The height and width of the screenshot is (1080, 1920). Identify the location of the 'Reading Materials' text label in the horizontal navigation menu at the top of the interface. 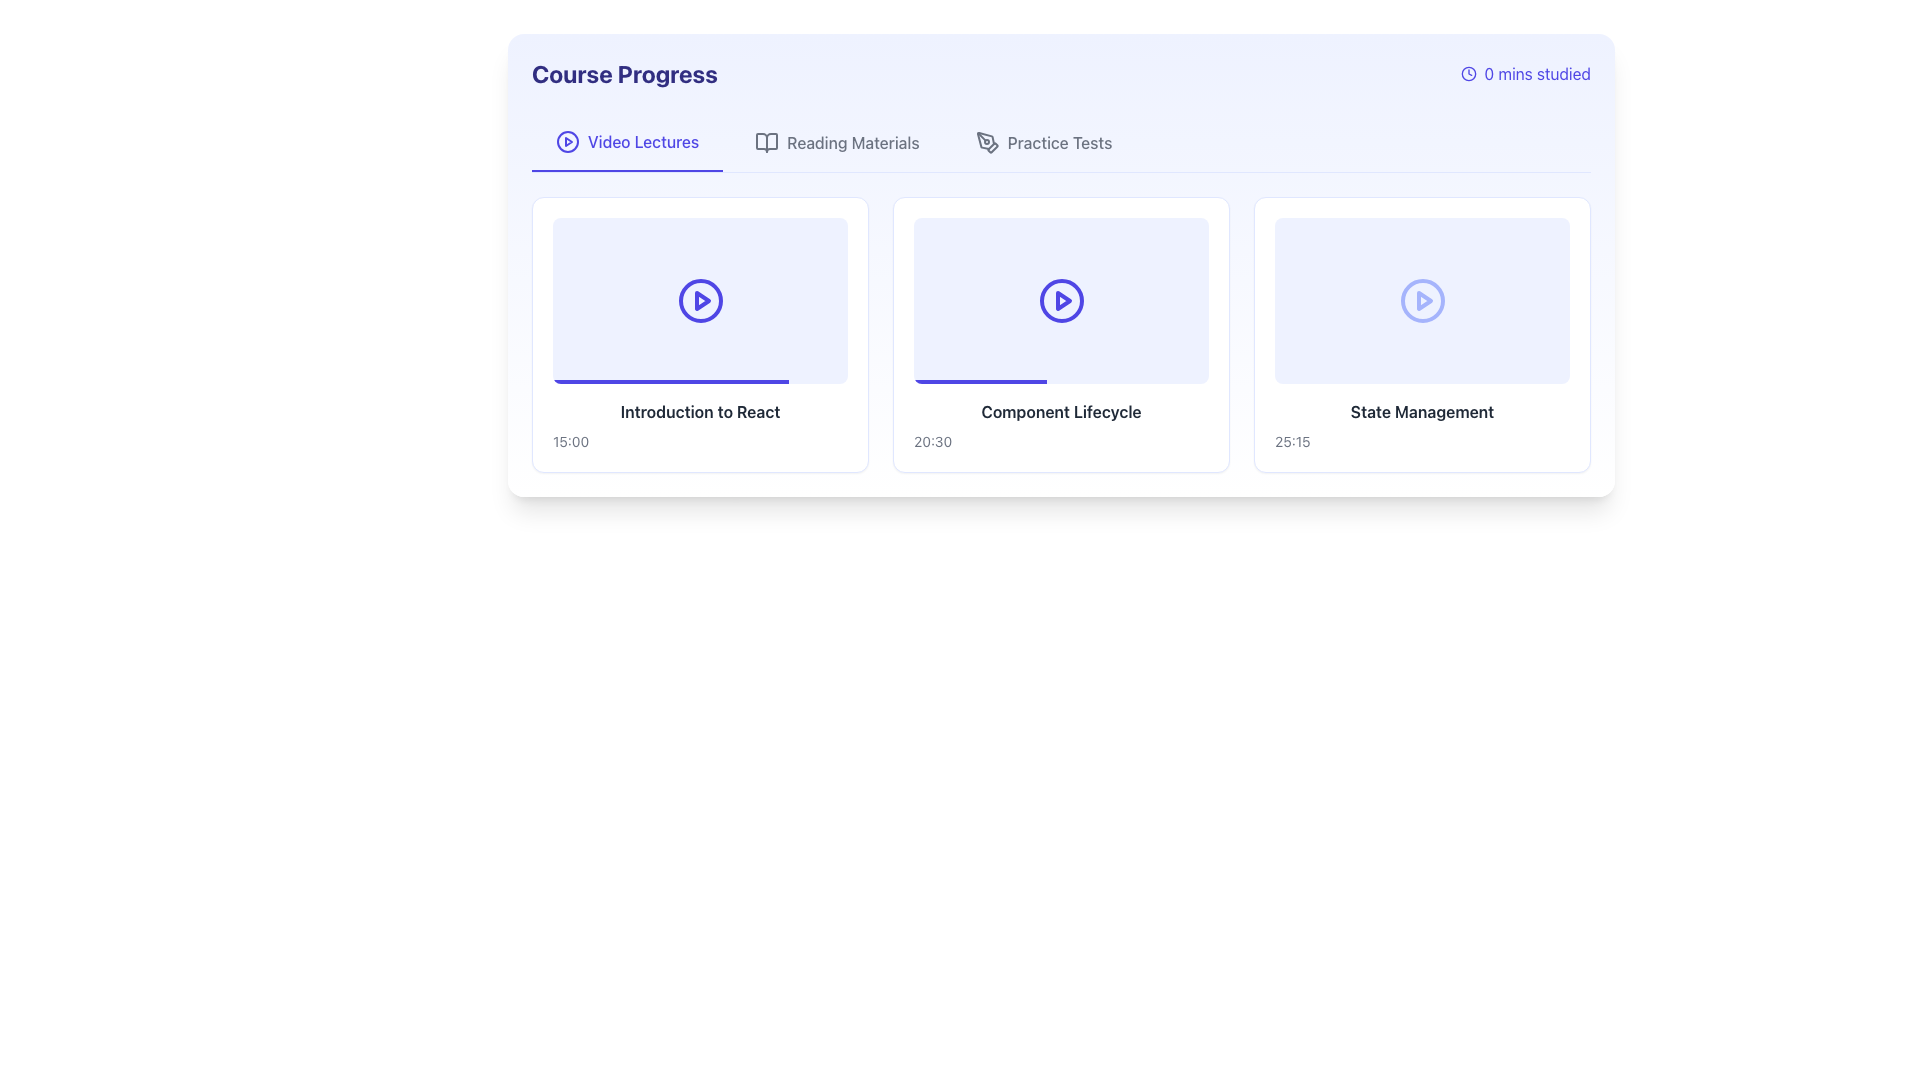
(853, 141).